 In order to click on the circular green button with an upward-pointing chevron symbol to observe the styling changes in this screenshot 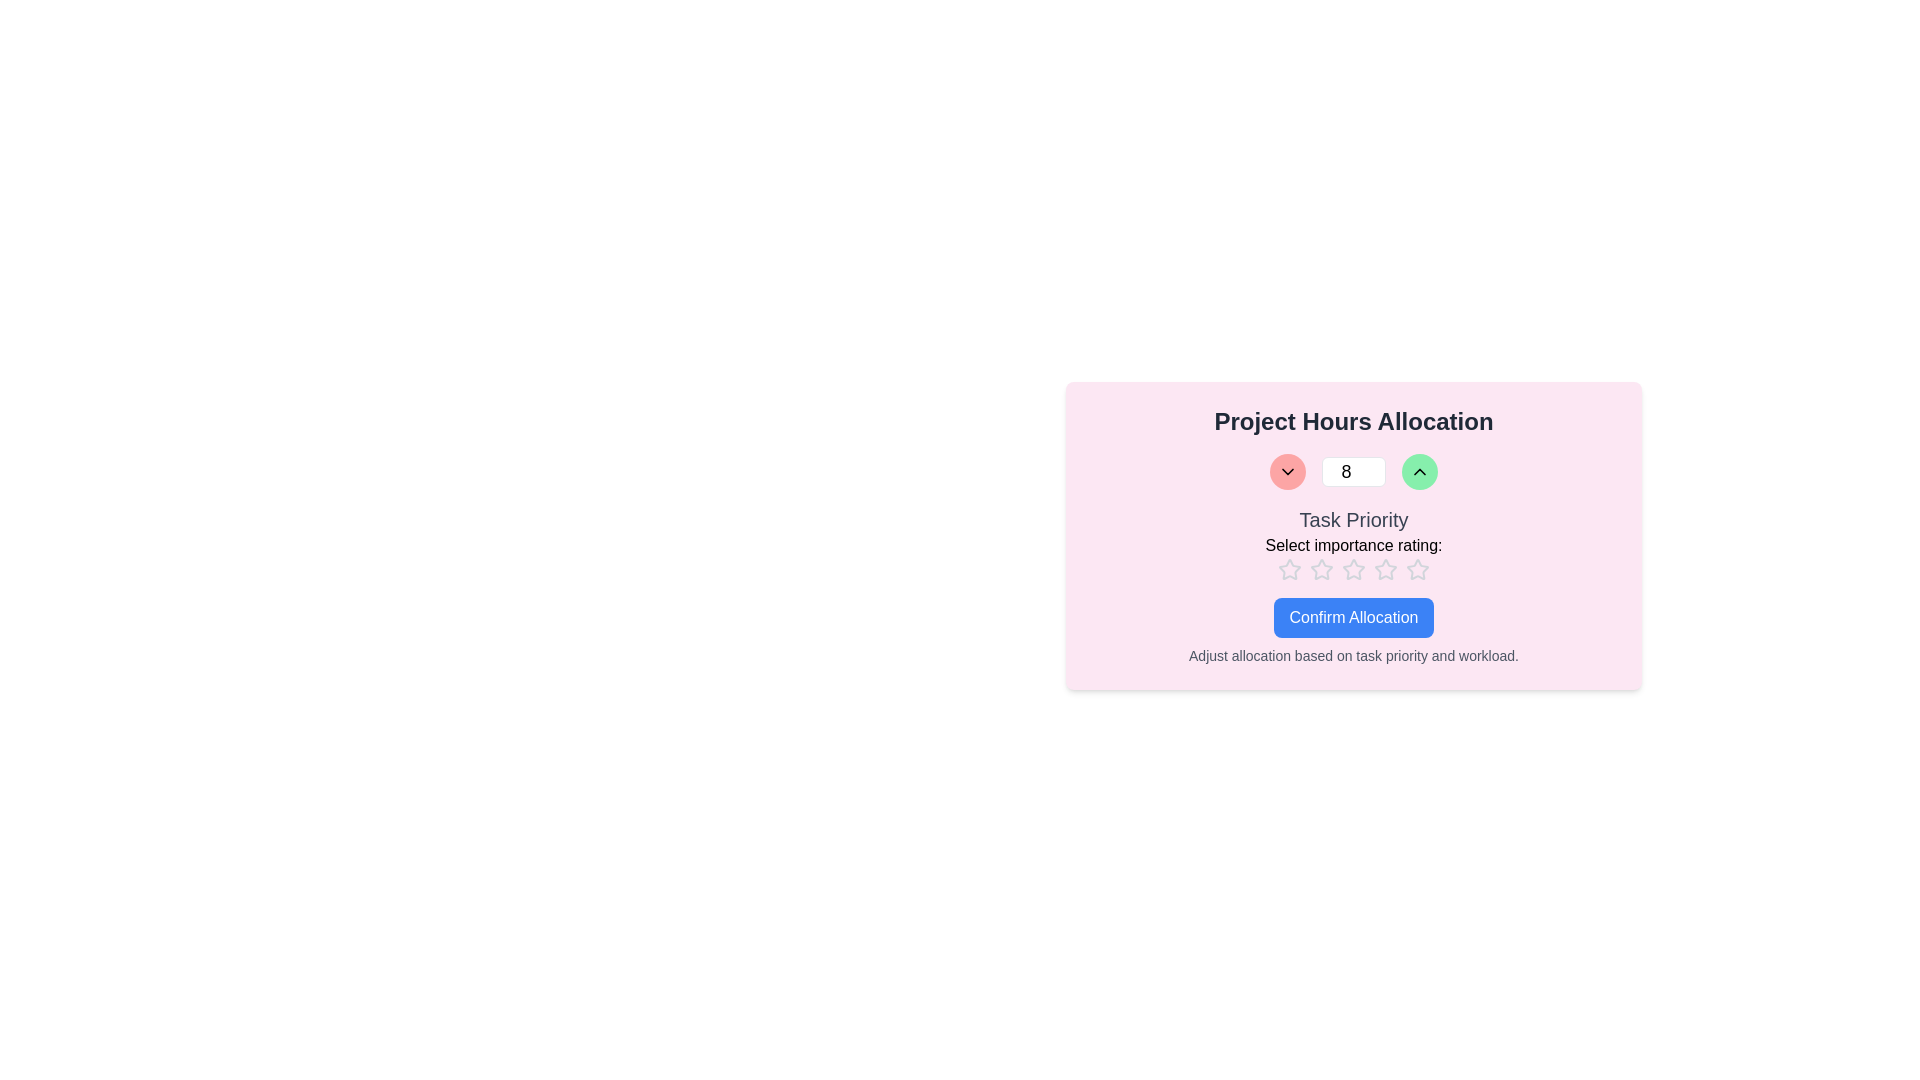, I will do `click(1419, 471)`.